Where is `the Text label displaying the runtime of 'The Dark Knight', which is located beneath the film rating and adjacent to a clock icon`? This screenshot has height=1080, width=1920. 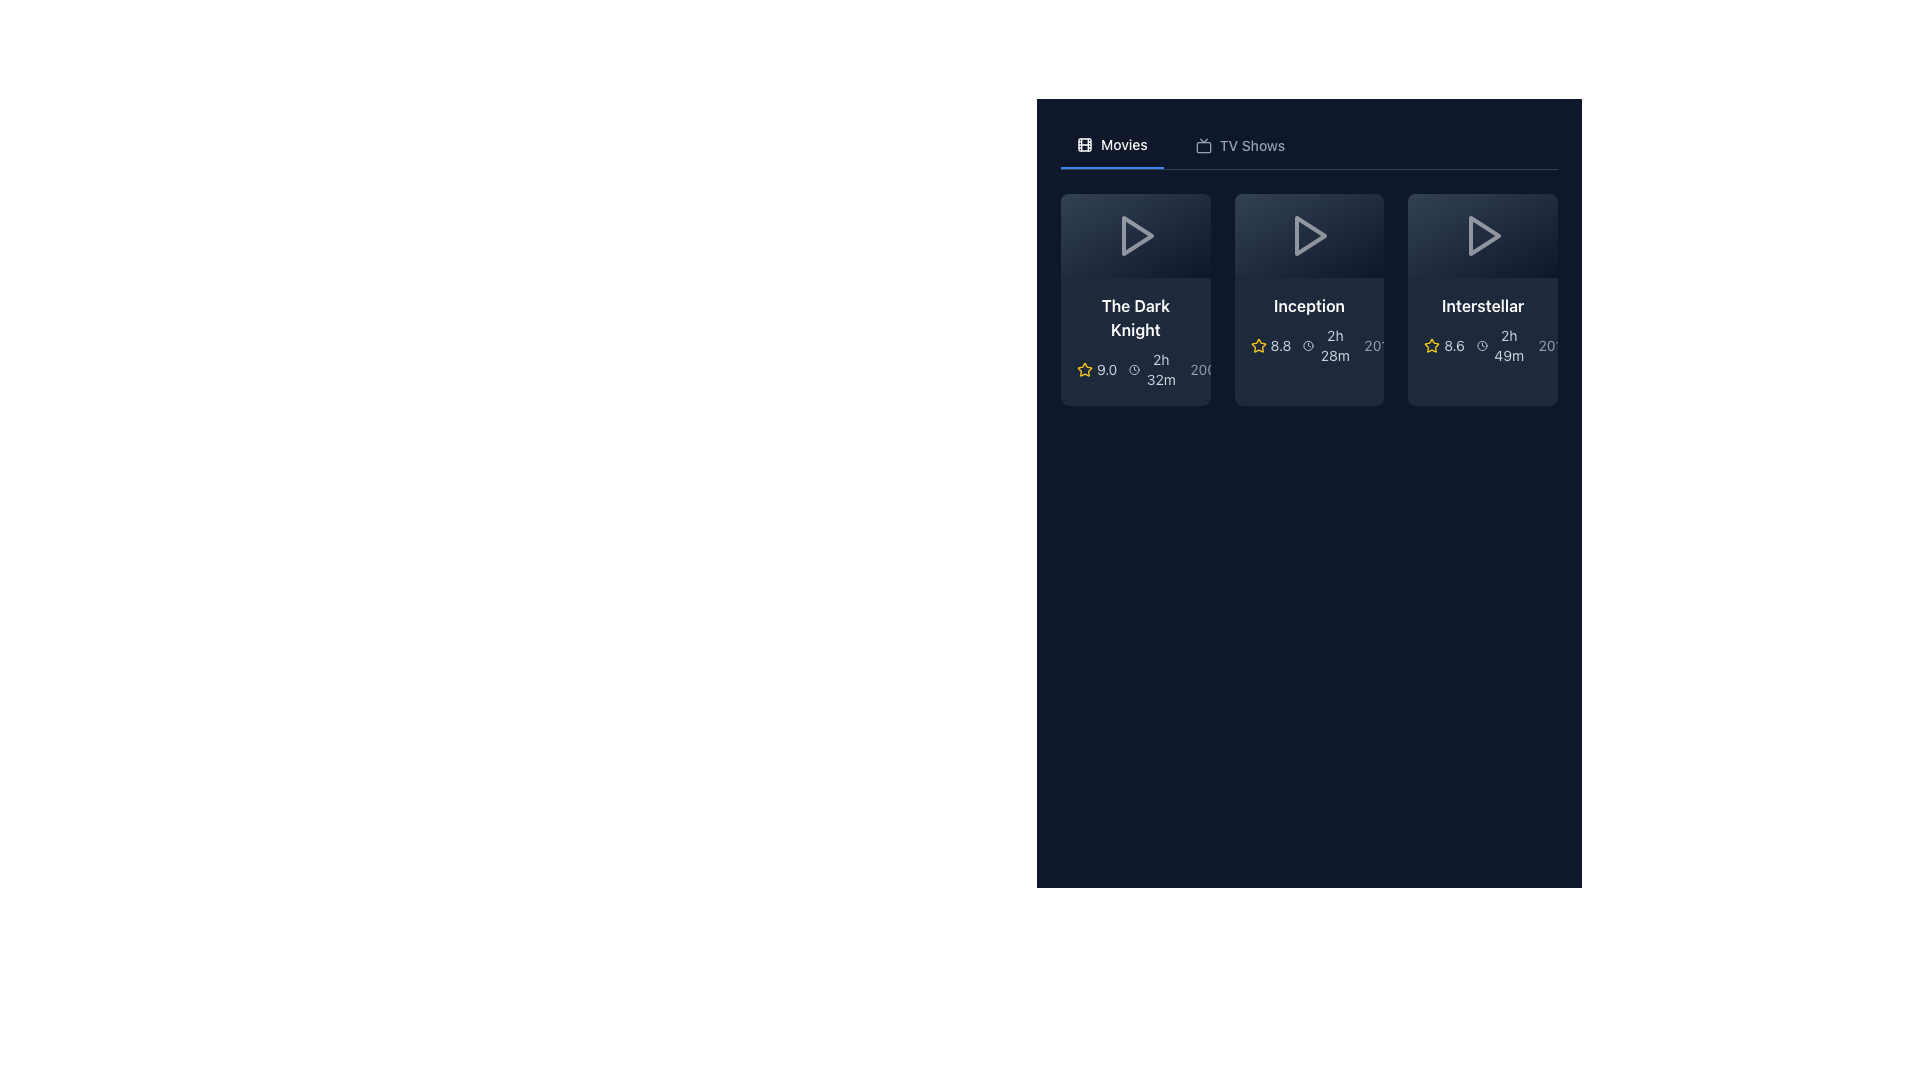
the Text label displaying the runtime of 'The Dark Knight', which is located beneath the film rating and adjacent to a clock icon is located at coordinates (1161, 370).